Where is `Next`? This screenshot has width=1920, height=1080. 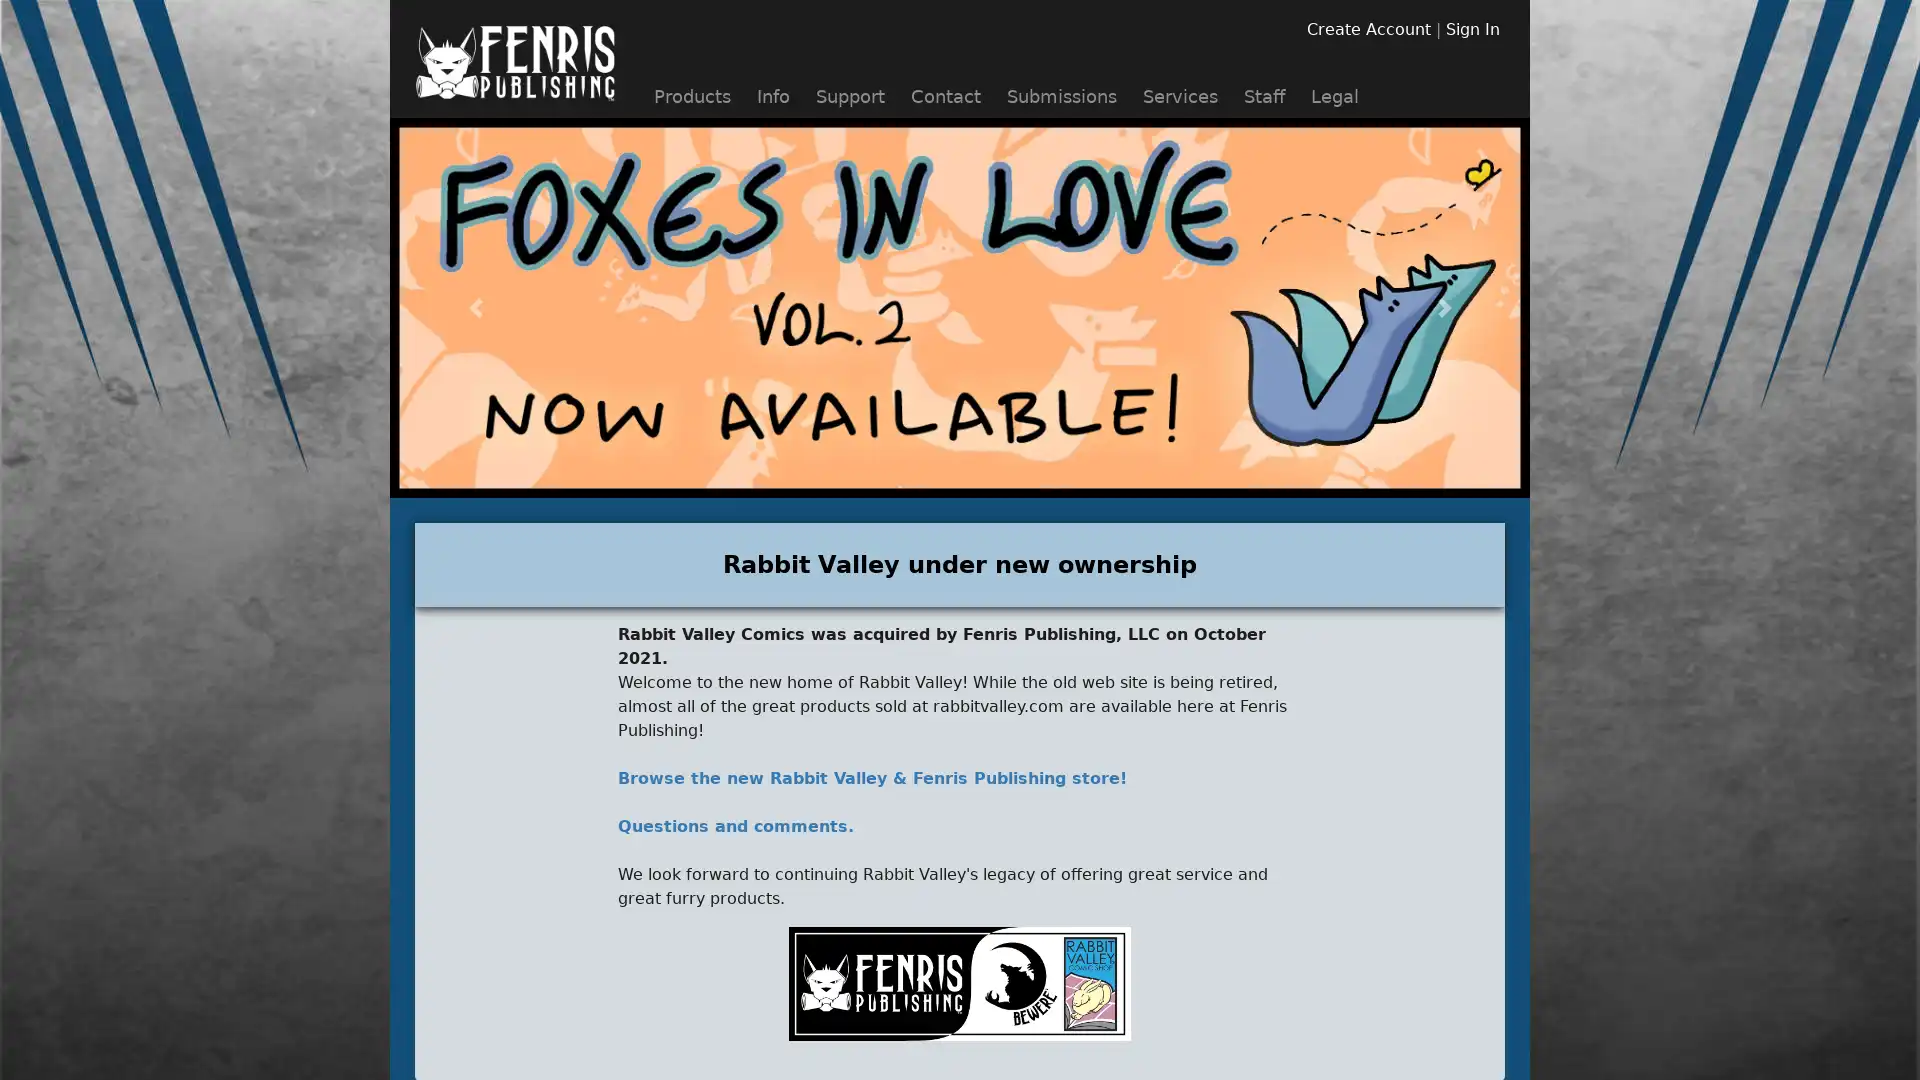
Next is located at coordinates (1444, 308).